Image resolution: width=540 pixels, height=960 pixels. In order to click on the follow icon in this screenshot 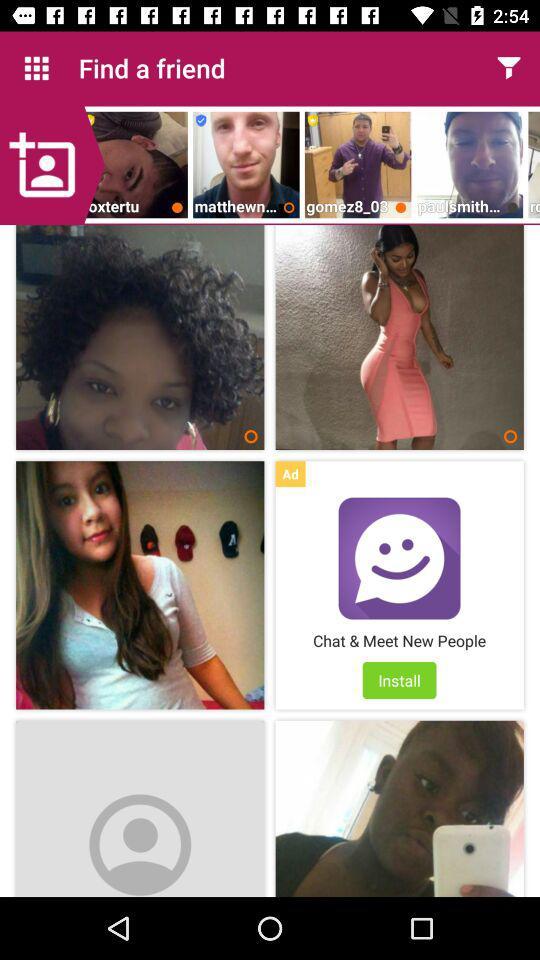, I will do `click(52, 164)`.